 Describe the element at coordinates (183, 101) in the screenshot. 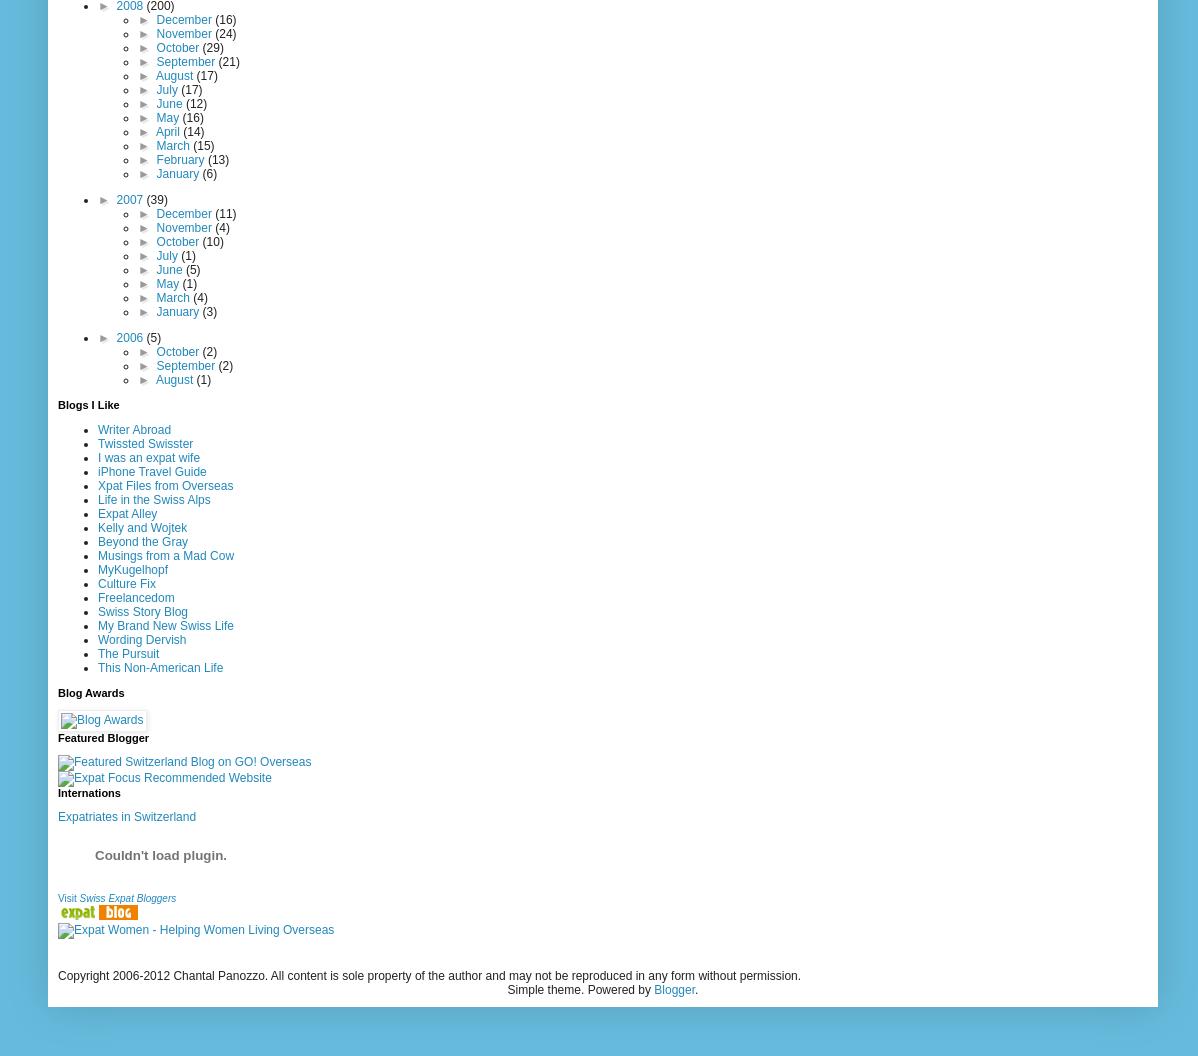

I see `'(12)'` at that location.